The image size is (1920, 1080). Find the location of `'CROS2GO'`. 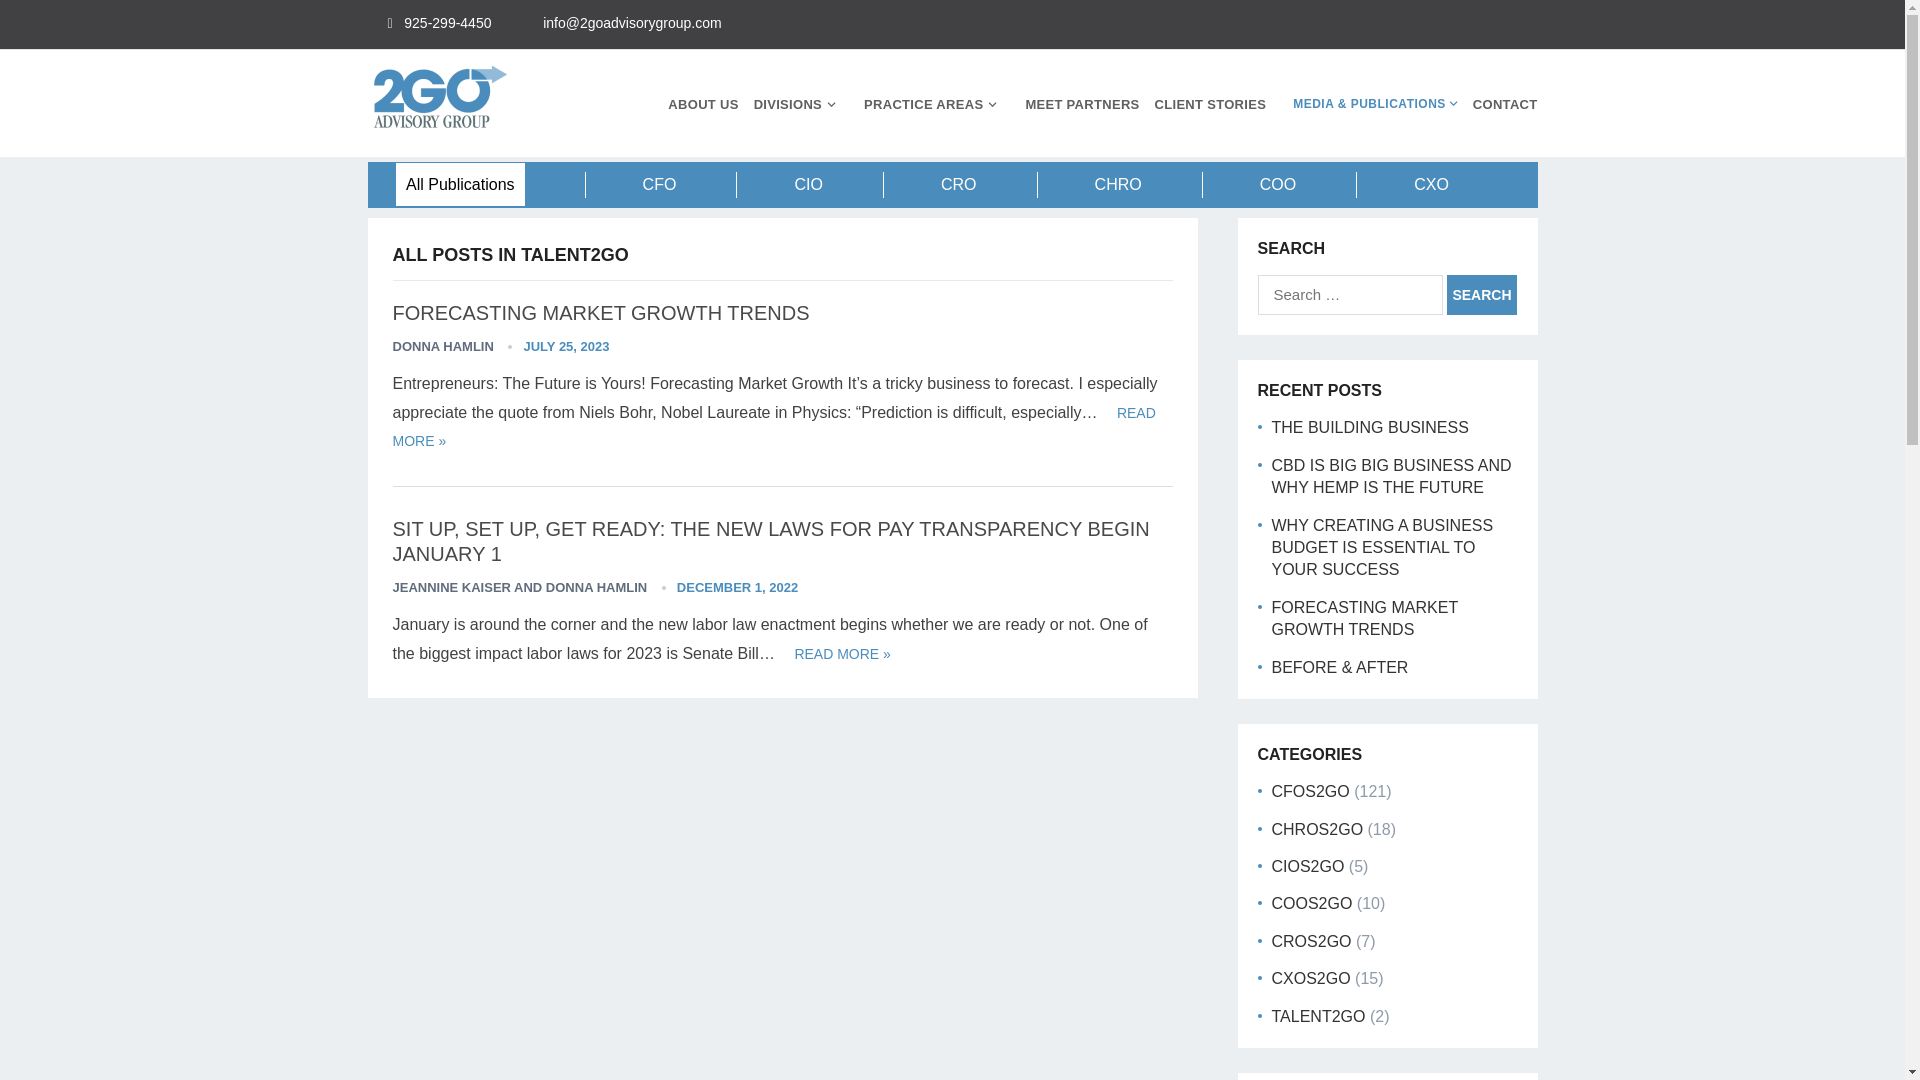

'CROS2GO' is located at coordinates (1271, 941).